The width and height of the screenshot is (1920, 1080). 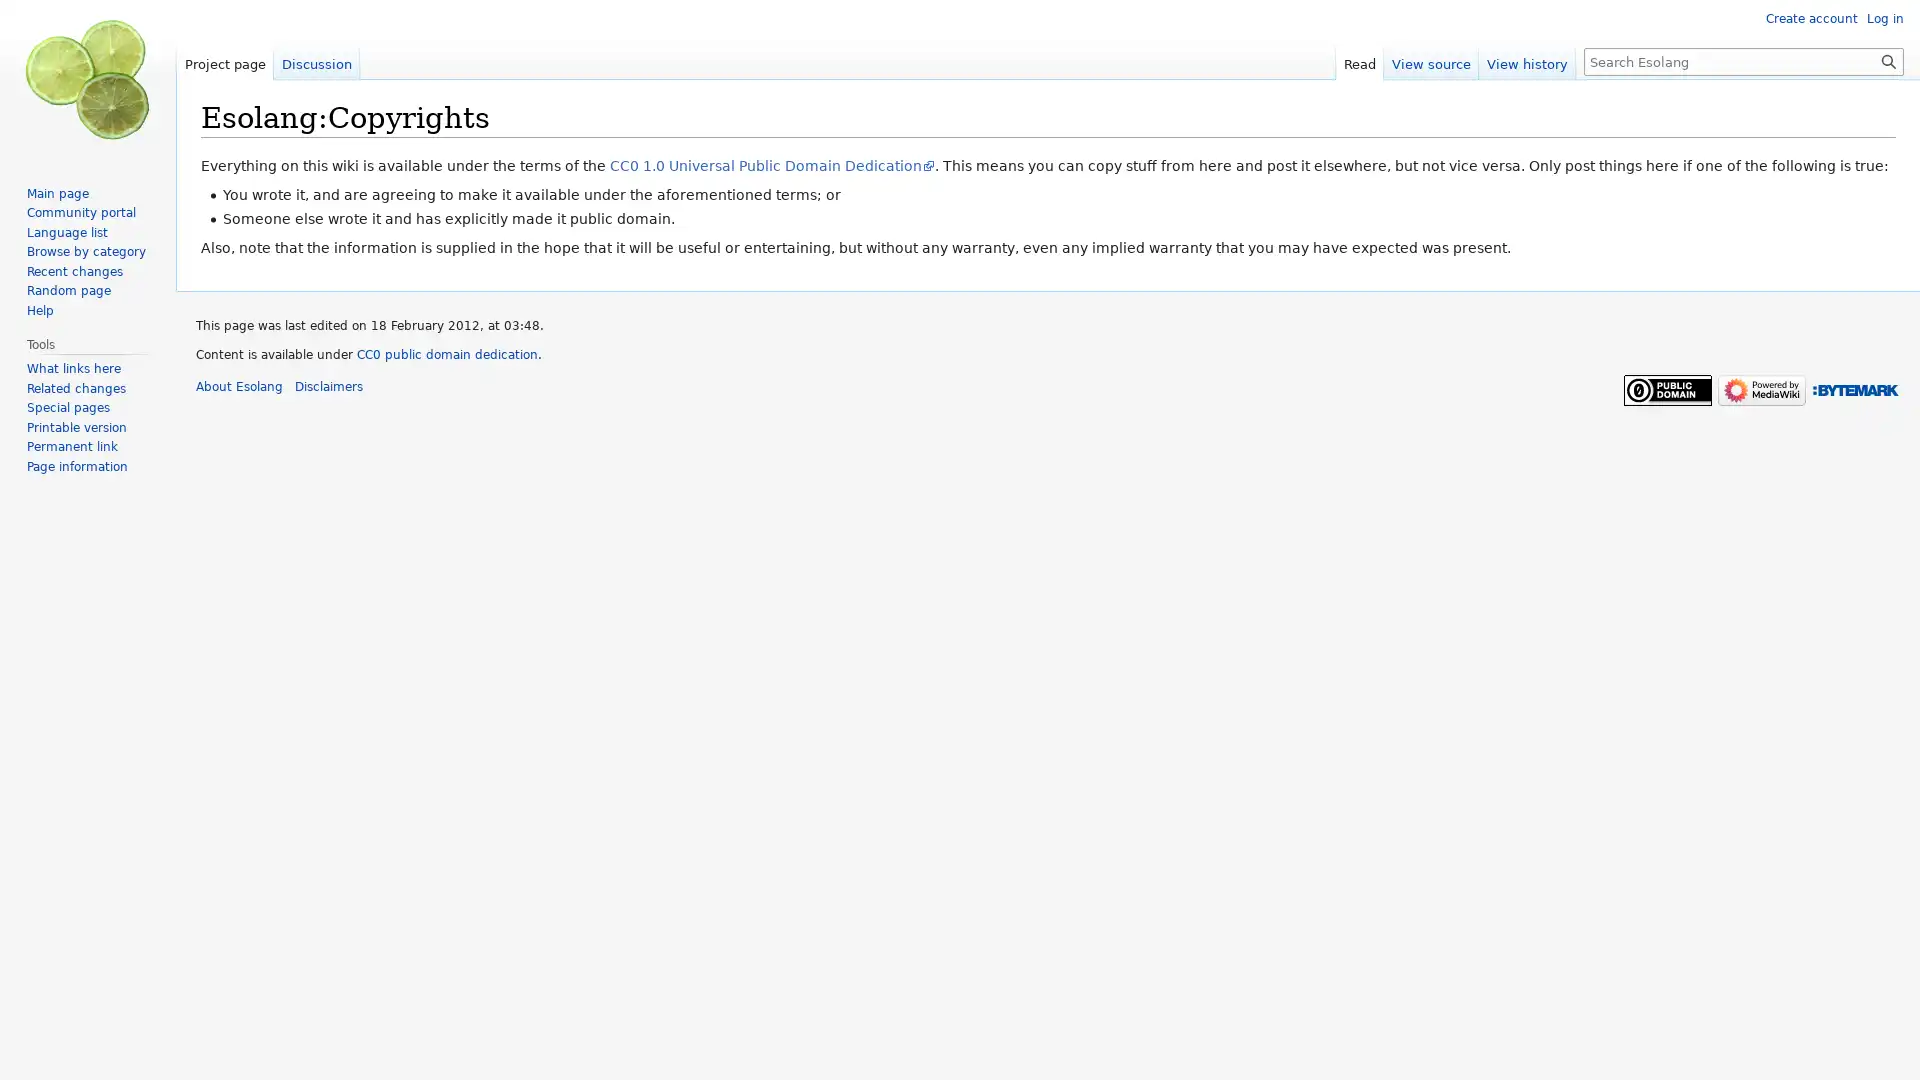 I want to click on Go, so click(x=1888, y=60).